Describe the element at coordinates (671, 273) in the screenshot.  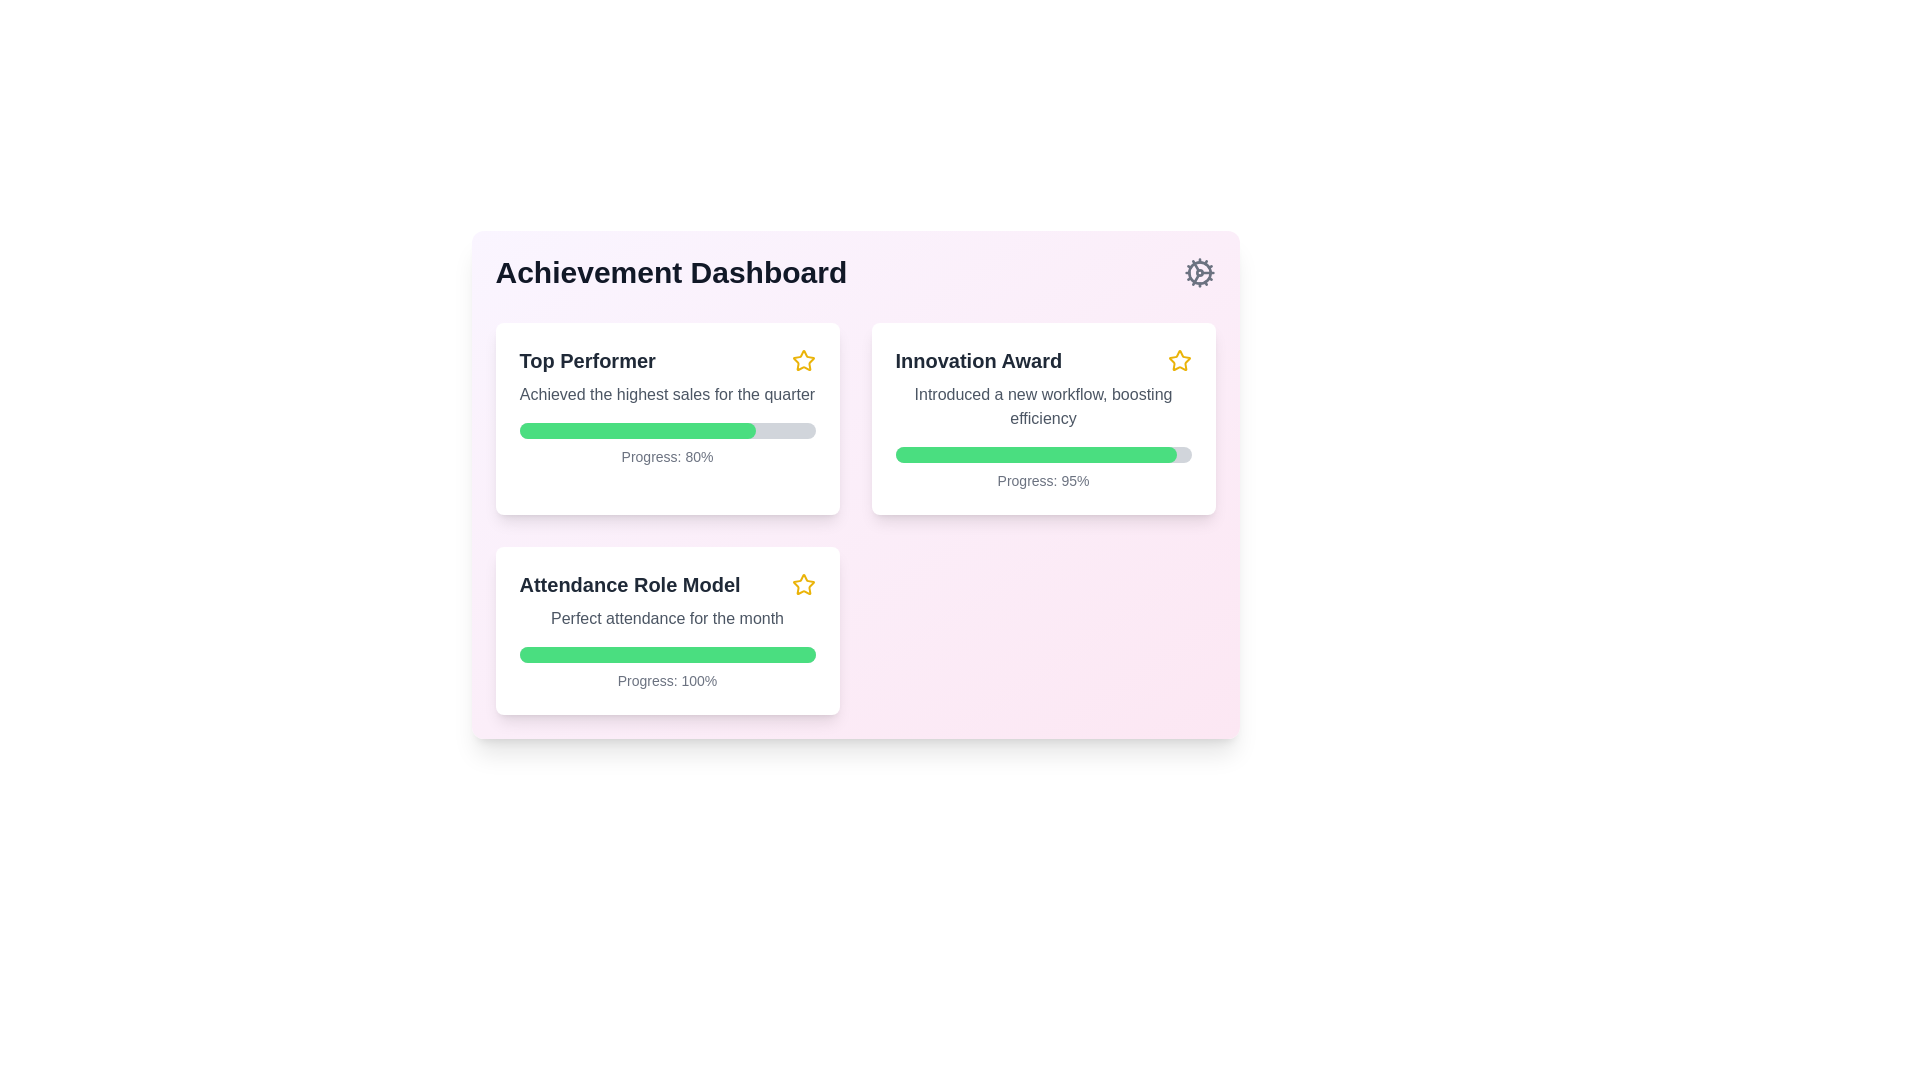
I see `the 'Achievement Dashboard' heading located at the top-left corner of the interface, styled with large bold font in dark gray color` at that location.